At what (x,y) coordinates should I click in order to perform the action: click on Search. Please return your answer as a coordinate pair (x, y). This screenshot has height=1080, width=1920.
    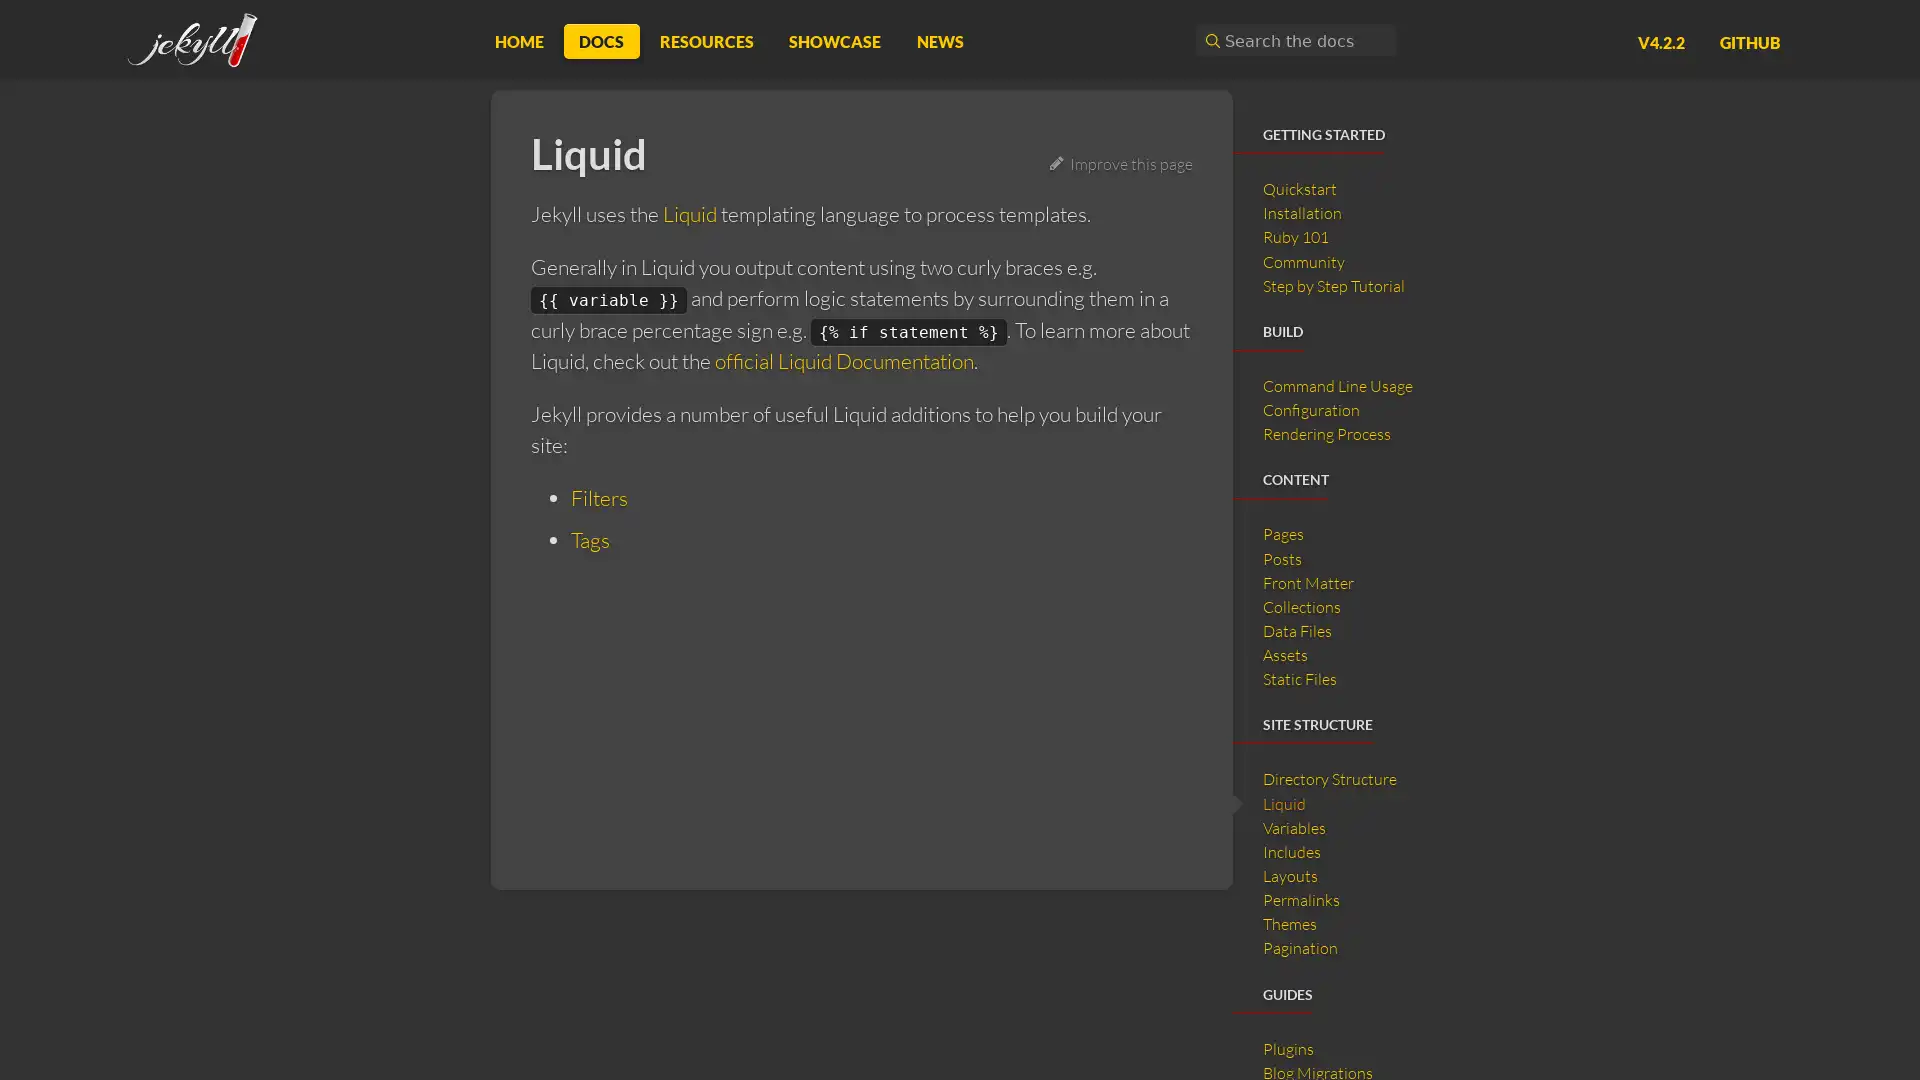
    Looking at the image, I should click on (1209, 40).